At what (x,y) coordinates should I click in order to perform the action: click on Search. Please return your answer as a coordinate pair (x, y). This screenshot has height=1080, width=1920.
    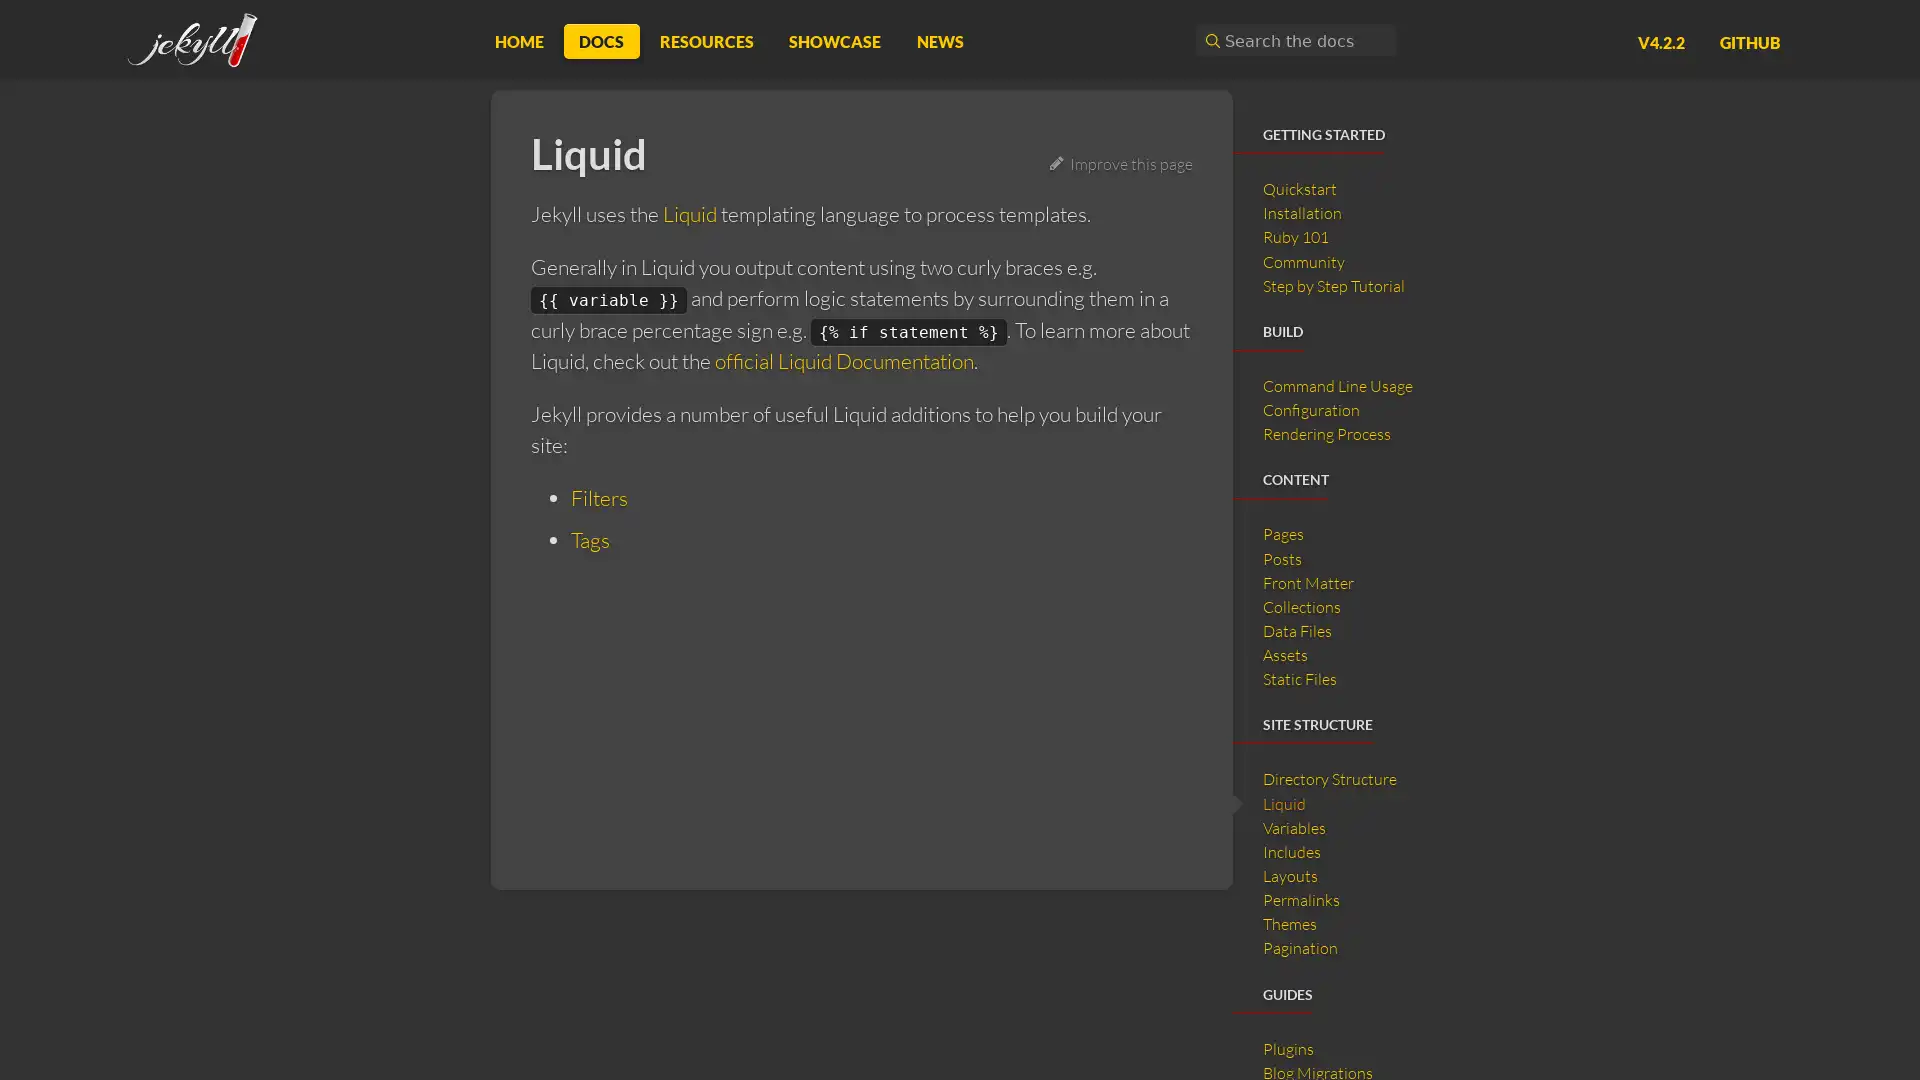
    Looking at the image, I should click on (1209, 40).